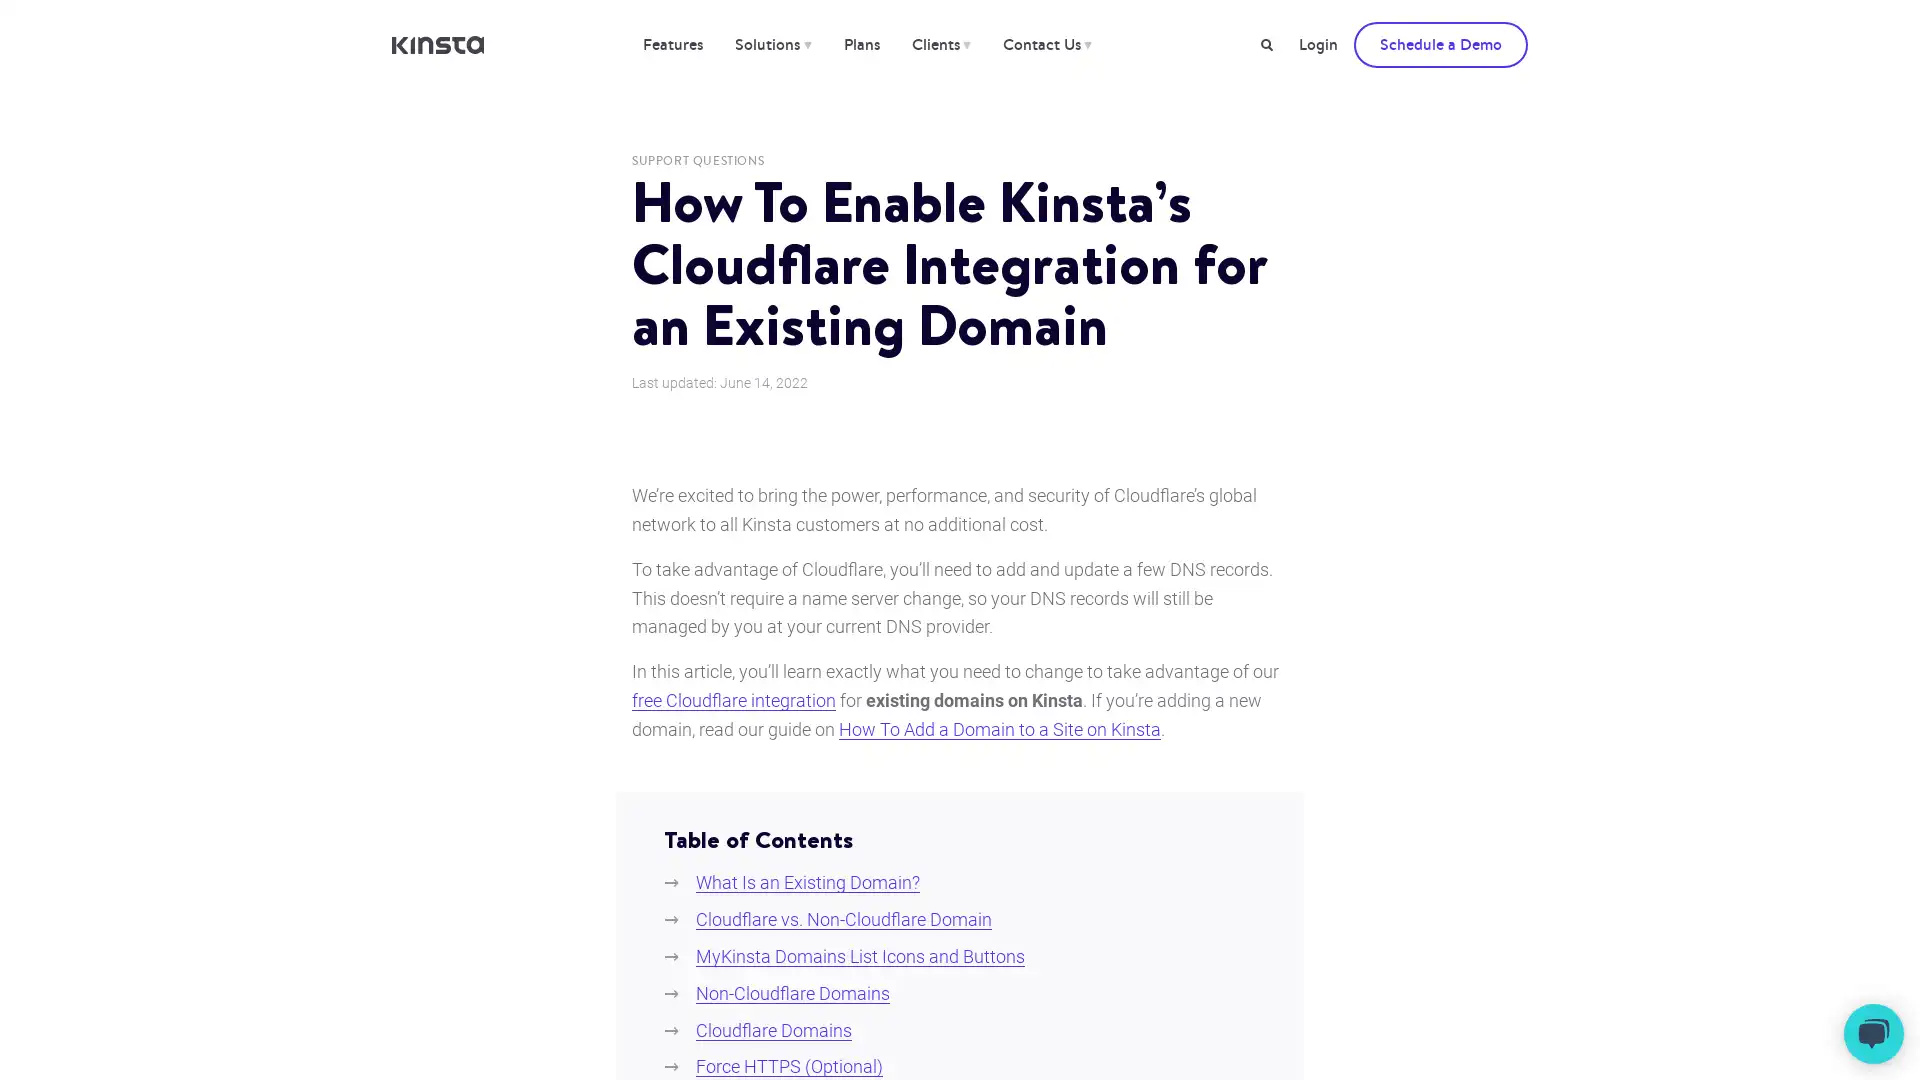 This screenshot has width=1920, height=1080. Describe the element at coordinates (1266, 45) in the screenshot. I see `Submit search` at that location.